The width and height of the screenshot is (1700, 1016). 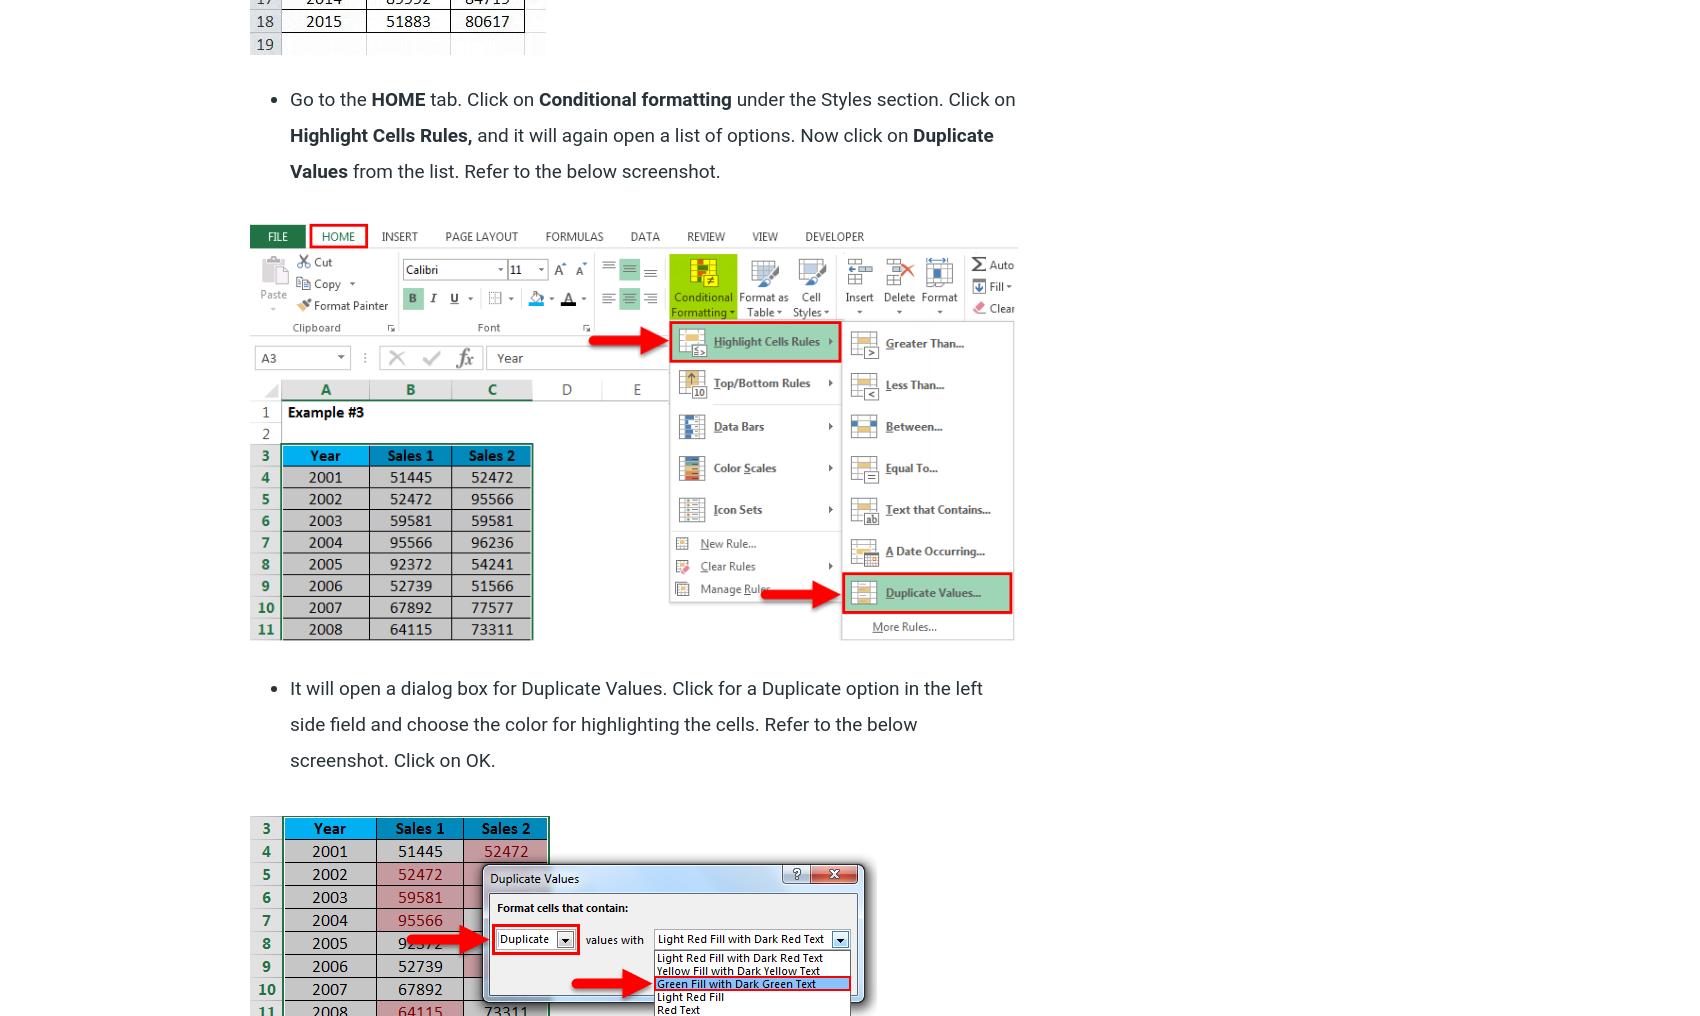 What do you see at coordinates (471, 133) in the screenshot?
I see `'and it will again open a list of options. Now click on'` at bounding box center [471, 133].